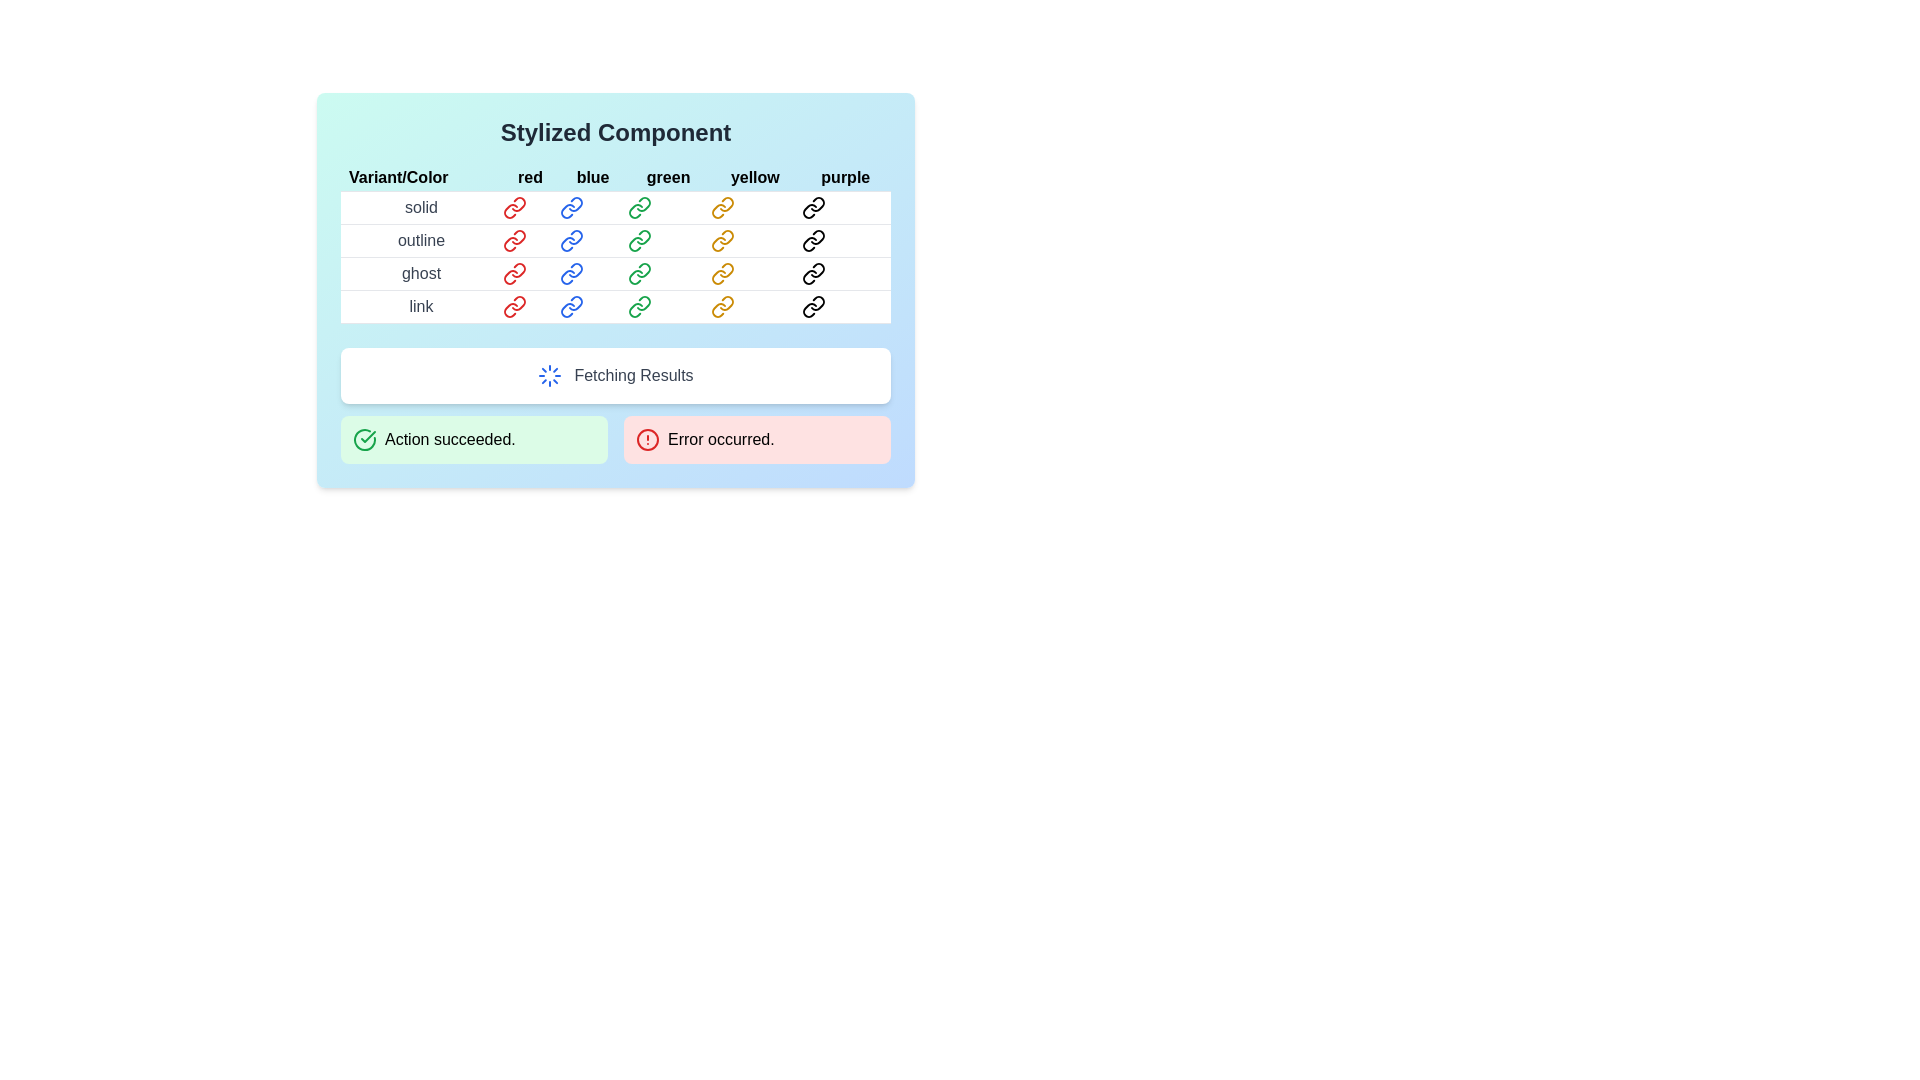 The image size is (1920, 1080). Describe the element at coordinates (643, 235) in the screenshot. I see `the green link icon located in the second row titled 'outline' in the table` at that location.